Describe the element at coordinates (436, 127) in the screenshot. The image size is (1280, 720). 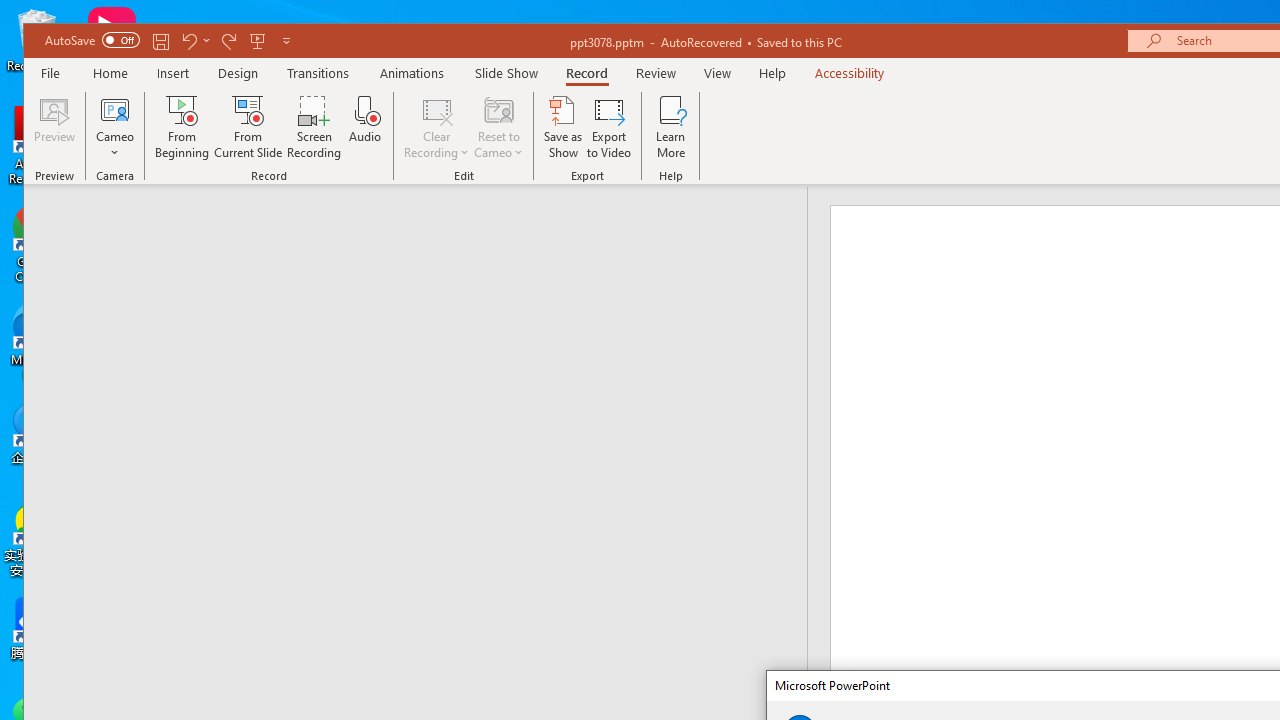
I see `'Clear Recording'` at that location.